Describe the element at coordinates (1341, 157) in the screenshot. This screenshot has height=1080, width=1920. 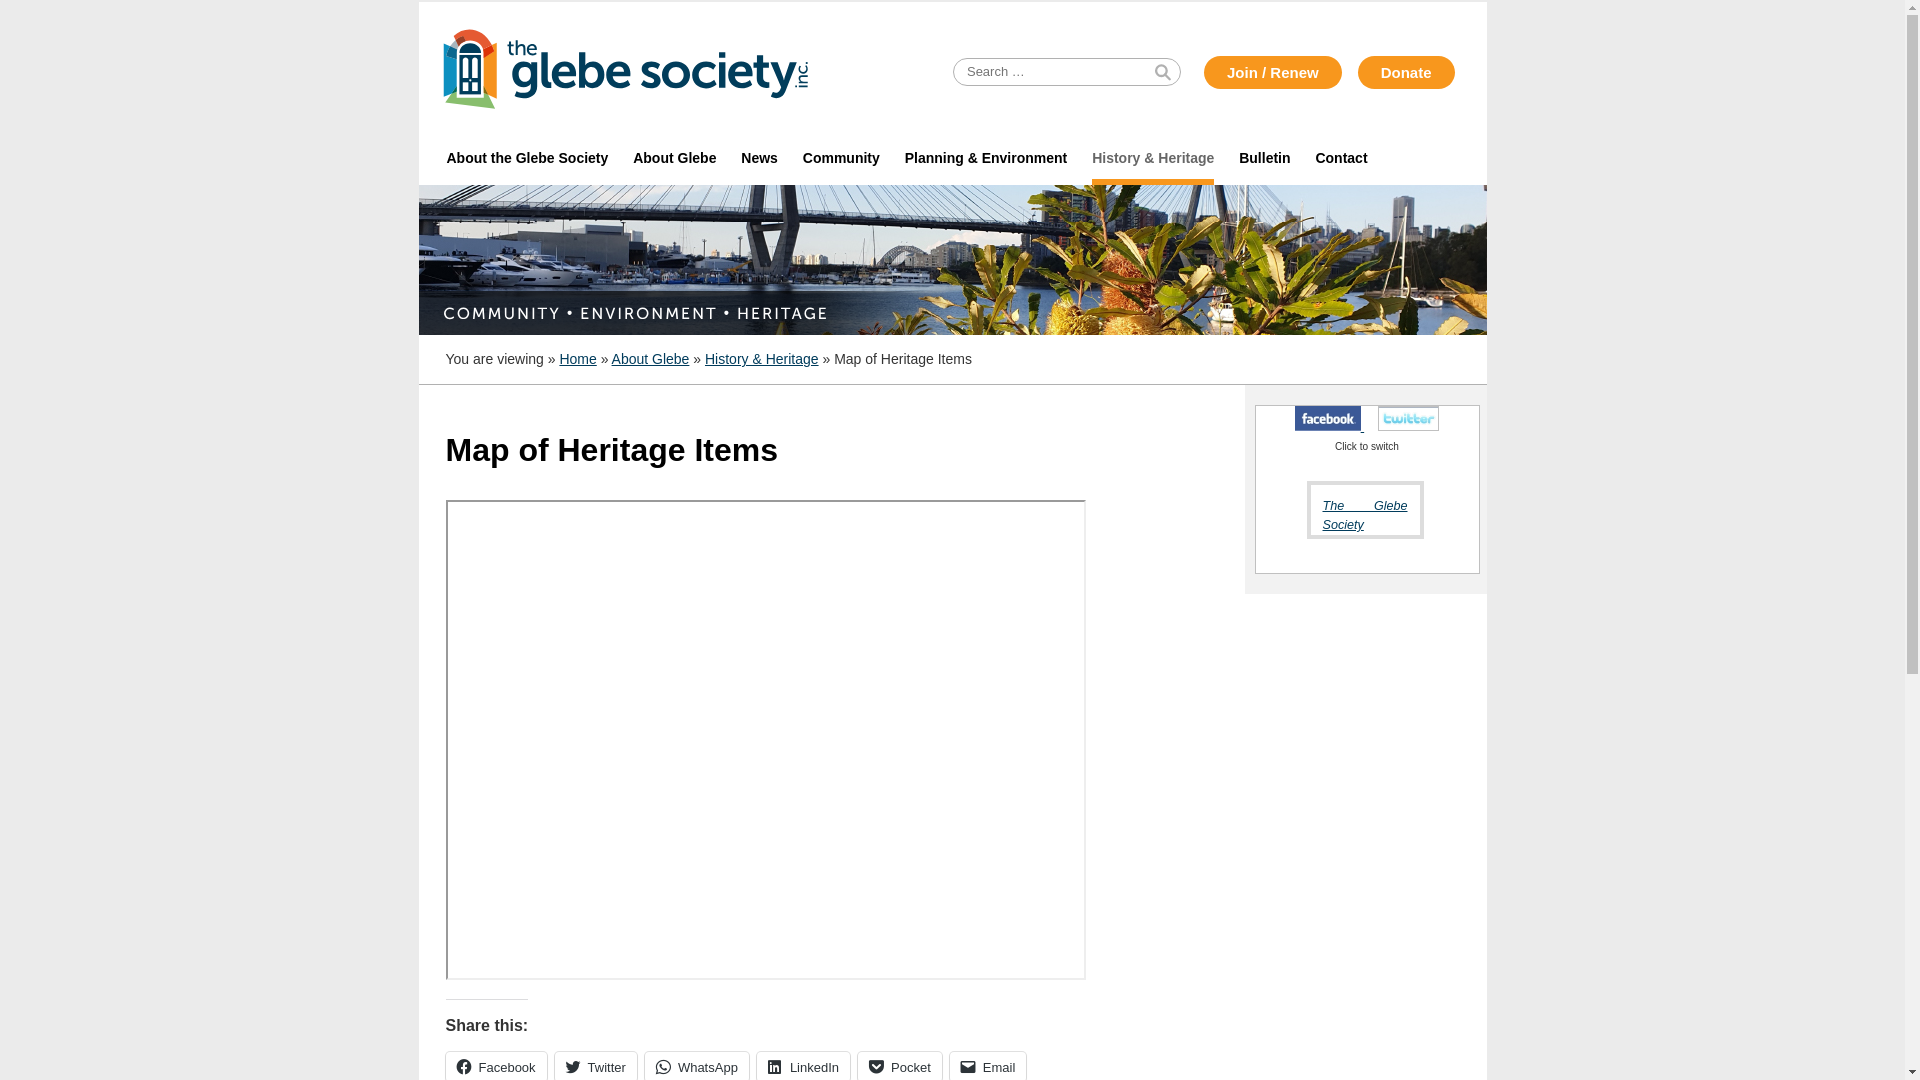
I see `'Contact'` at that location.